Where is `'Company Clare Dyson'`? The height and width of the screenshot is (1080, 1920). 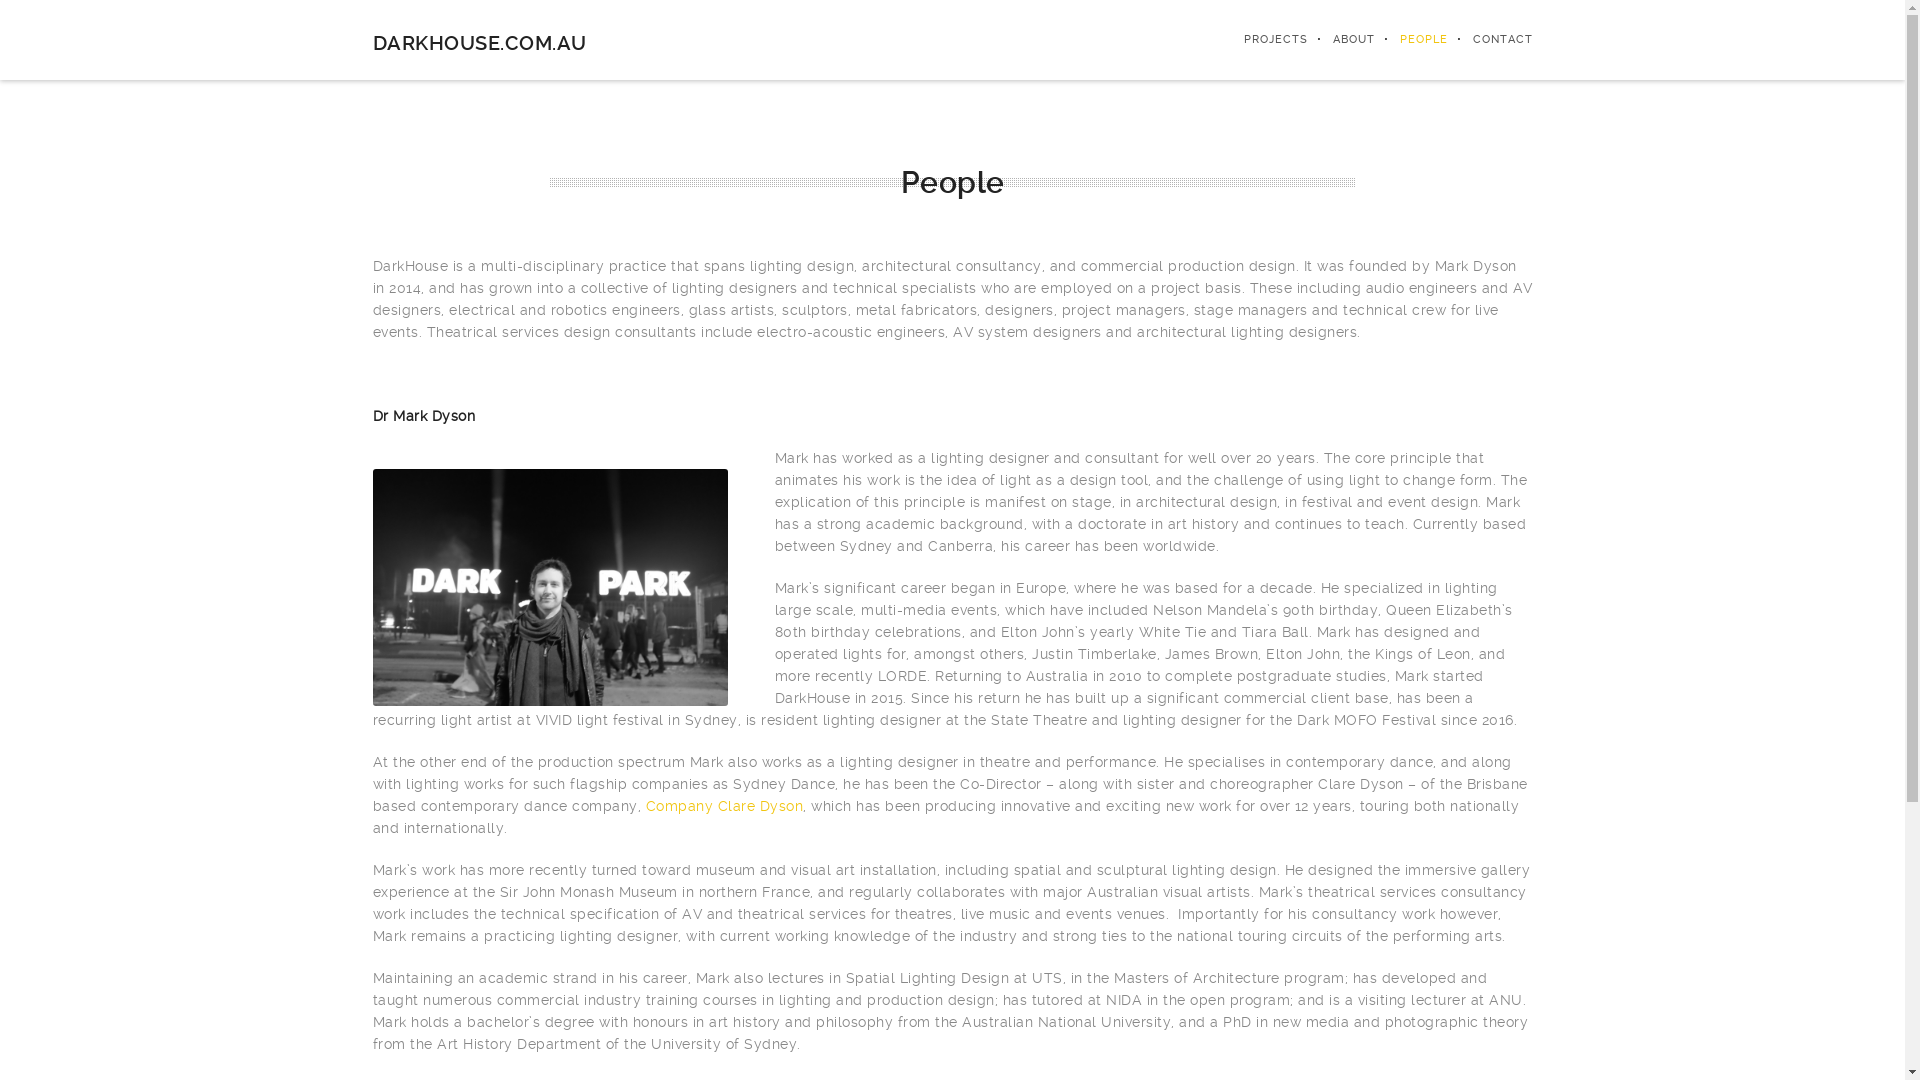 'Company Clare Dyson' is located at coordinates (723, 805).